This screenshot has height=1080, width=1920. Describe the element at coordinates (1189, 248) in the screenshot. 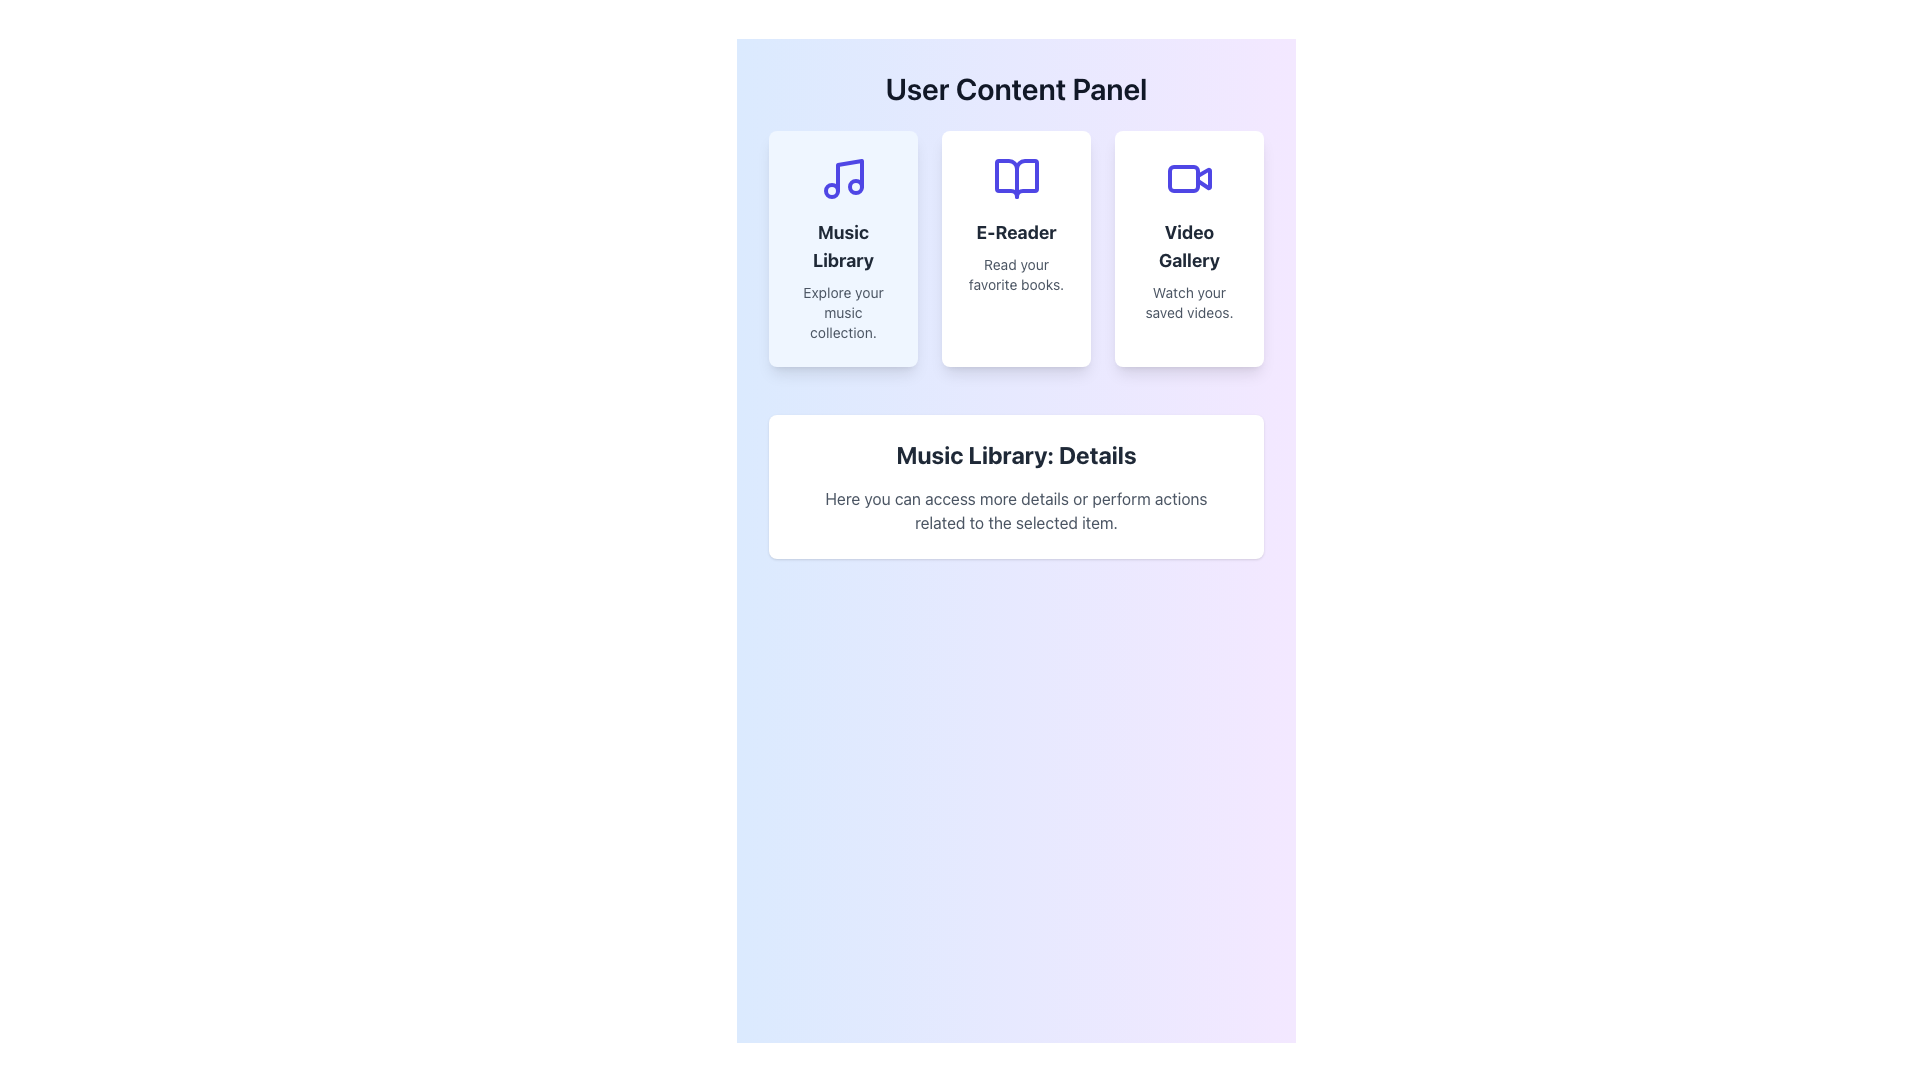

I see `the third card in the grid layout, located to the right of the 'E-Reader' card` at that location.